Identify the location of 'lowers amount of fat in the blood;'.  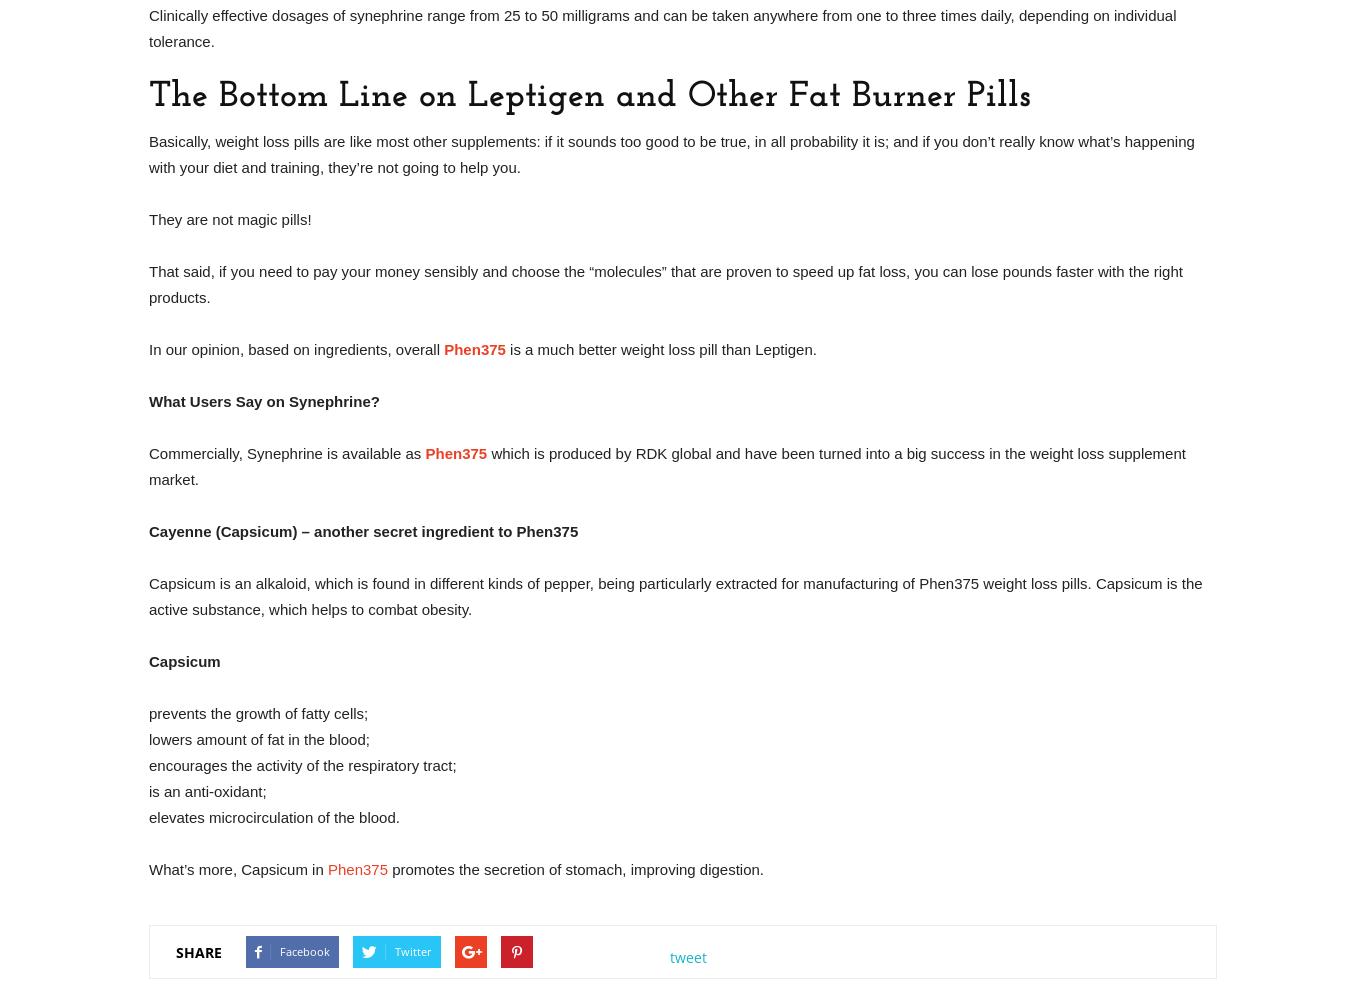
(258, 739).